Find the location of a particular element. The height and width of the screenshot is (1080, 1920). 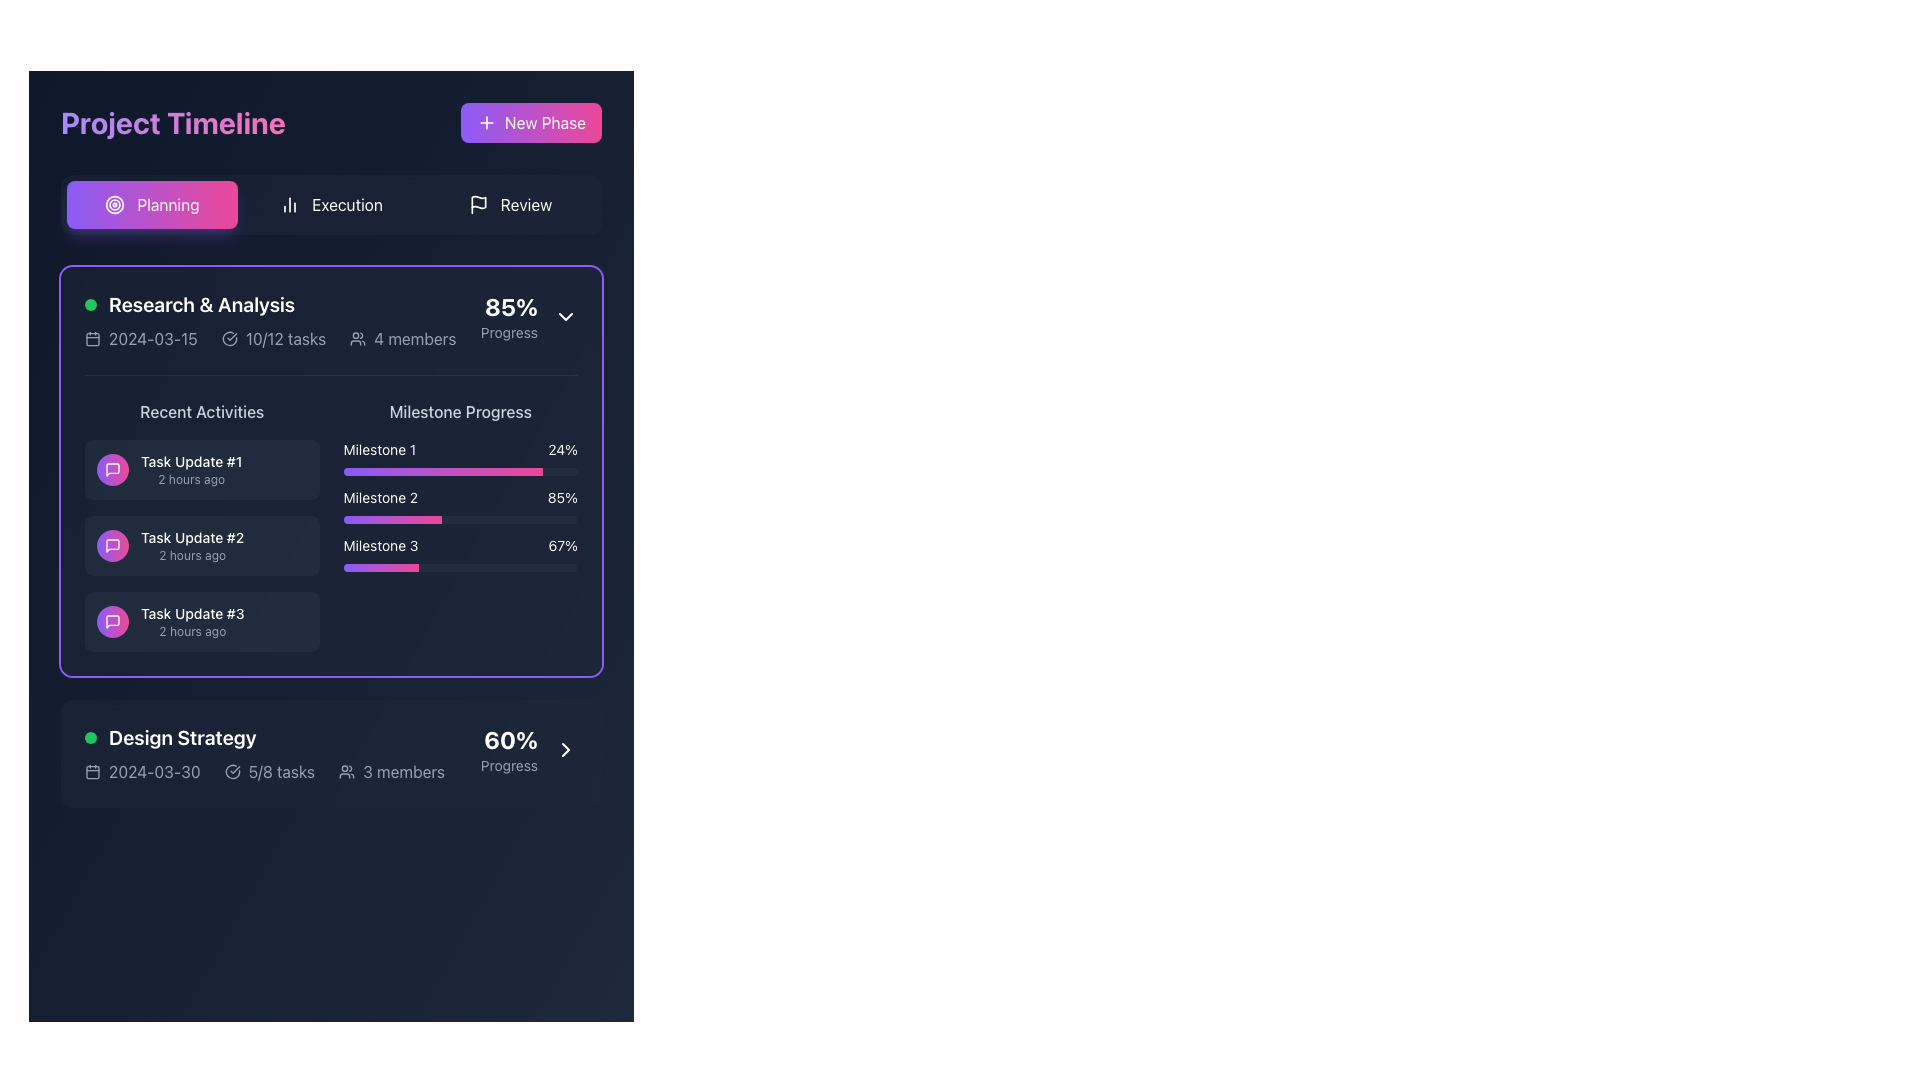

the informational display element titled 'Design Strategy' is located at coordinates (263, 753).